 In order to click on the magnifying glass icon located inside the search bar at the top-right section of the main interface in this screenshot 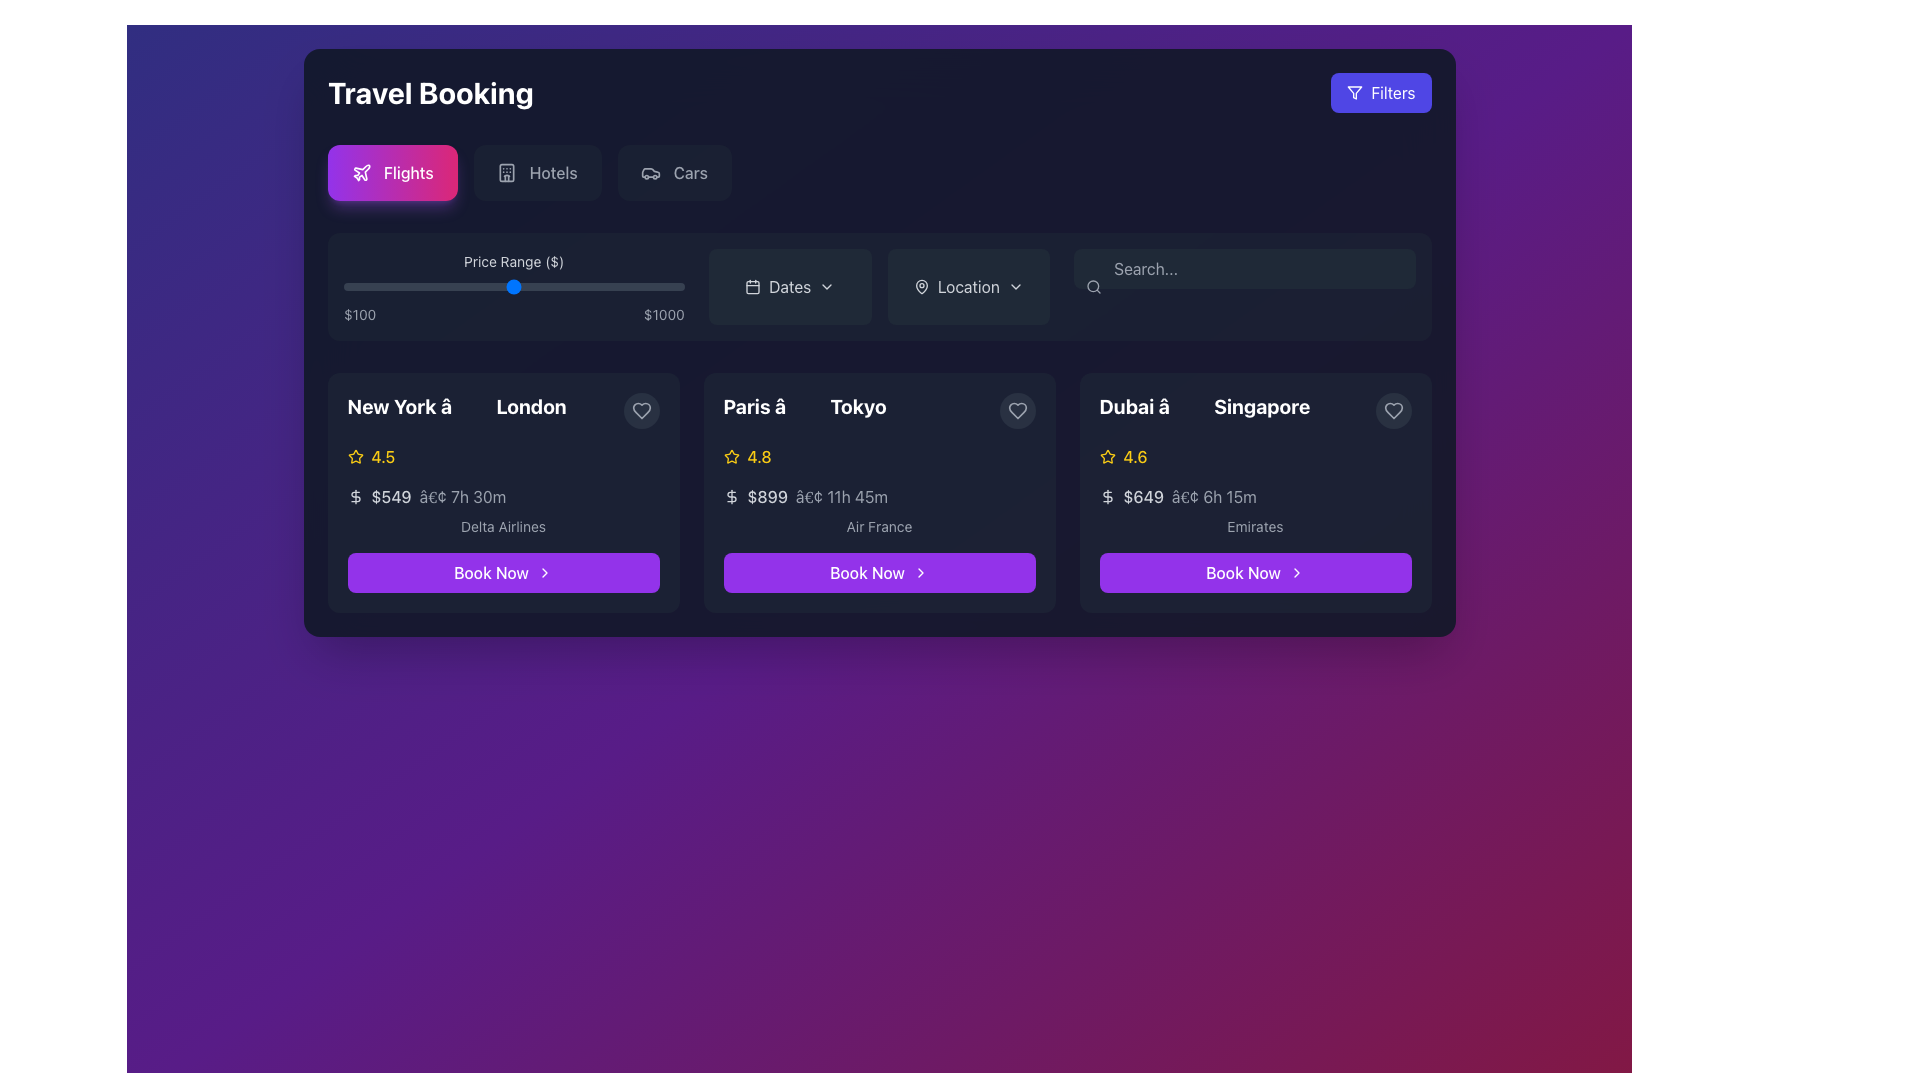, I will do `click(1093, 286)`.